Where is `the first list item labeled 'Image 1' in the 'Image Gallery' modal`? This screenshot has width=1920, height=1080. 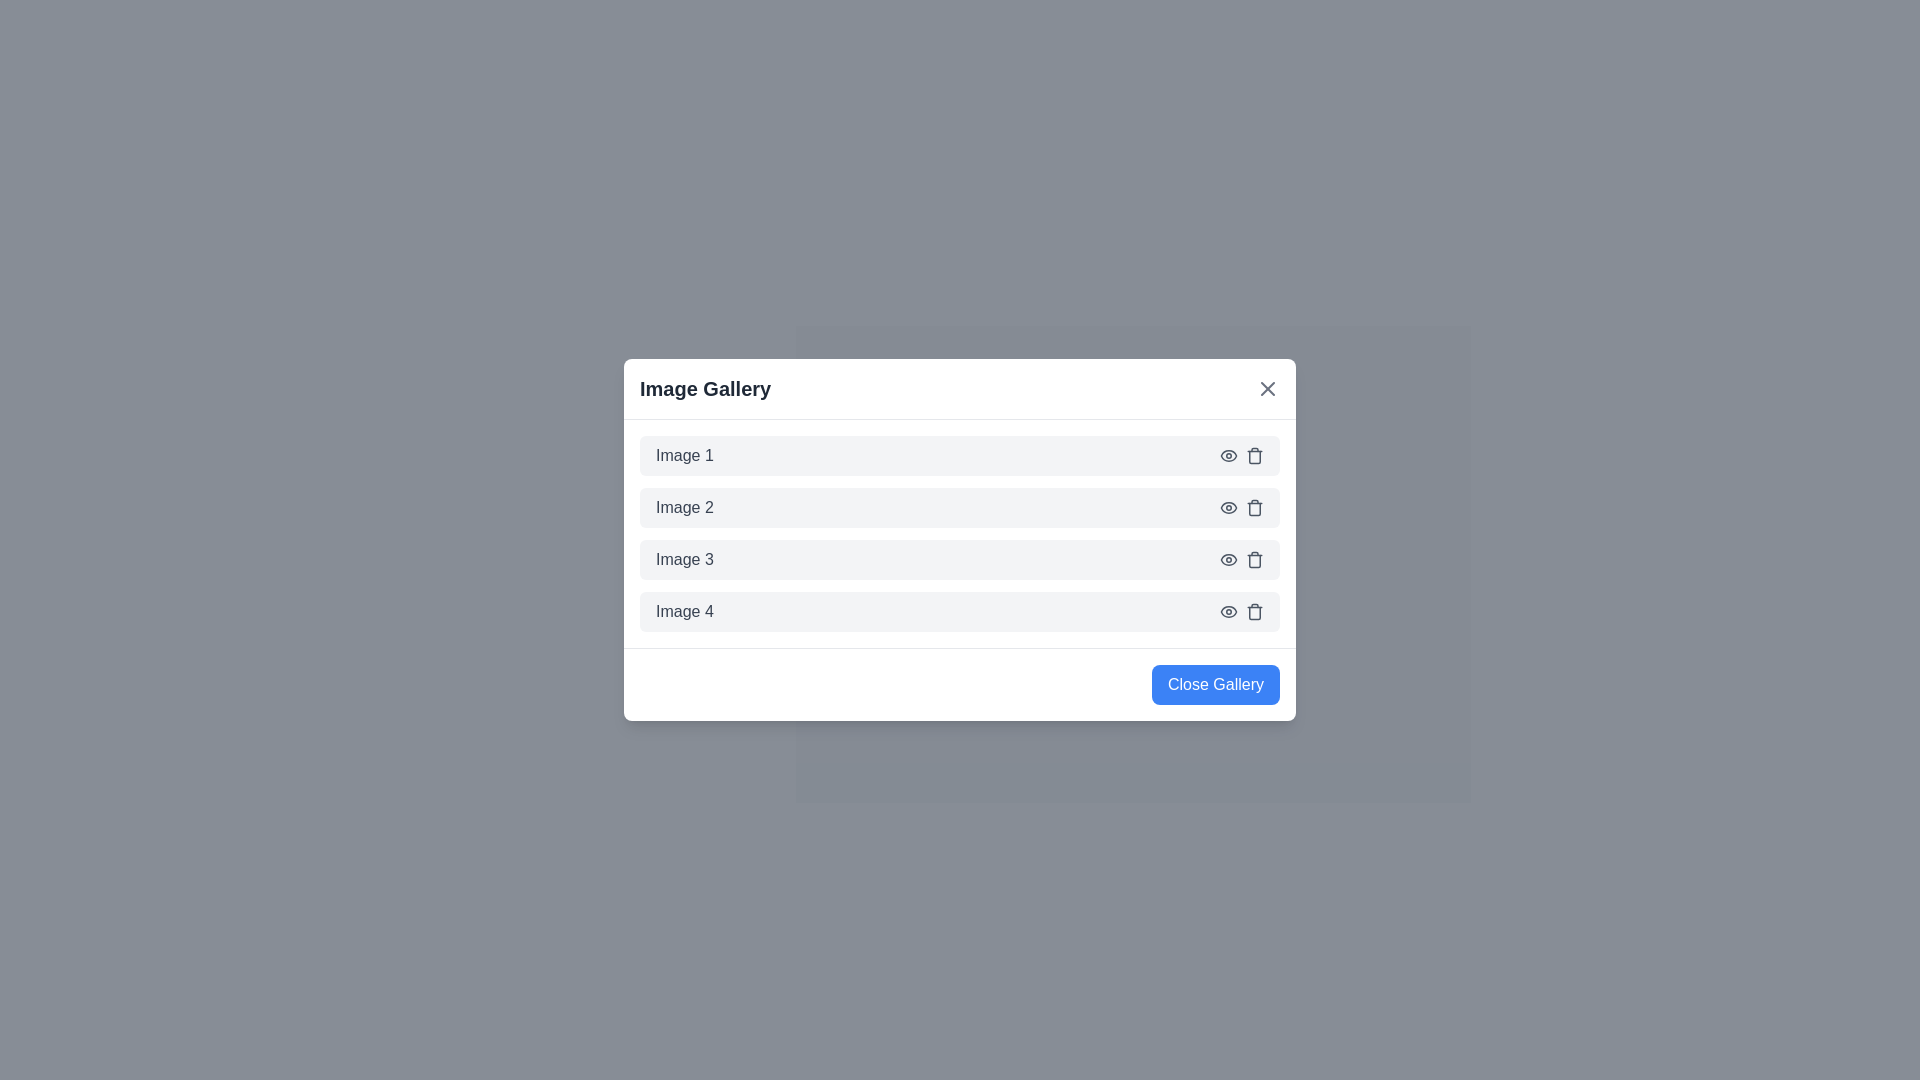
the first list item labeled 'Image 1' in the 'Image Gallery' modal is located at coordinates (960, 455).